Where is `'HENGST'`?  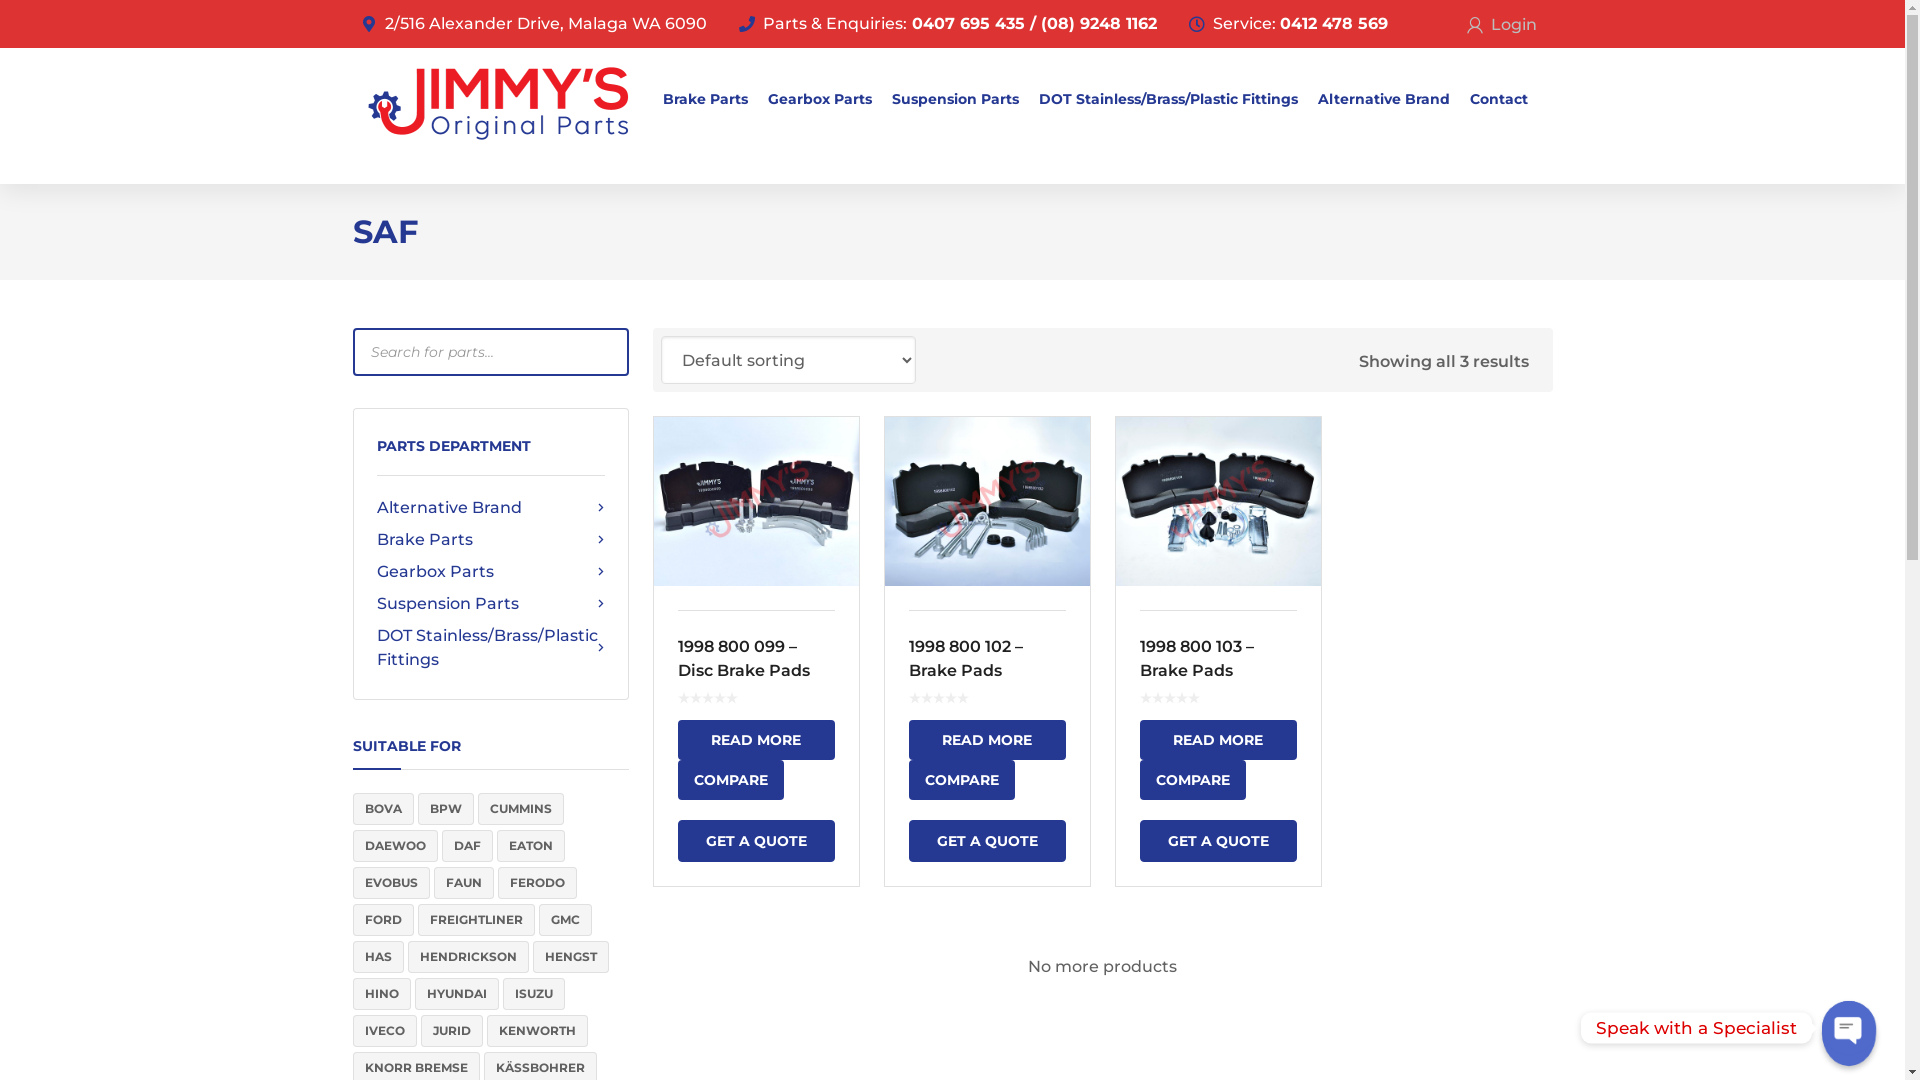 'HENGST' is located at coordinates (569, 955).